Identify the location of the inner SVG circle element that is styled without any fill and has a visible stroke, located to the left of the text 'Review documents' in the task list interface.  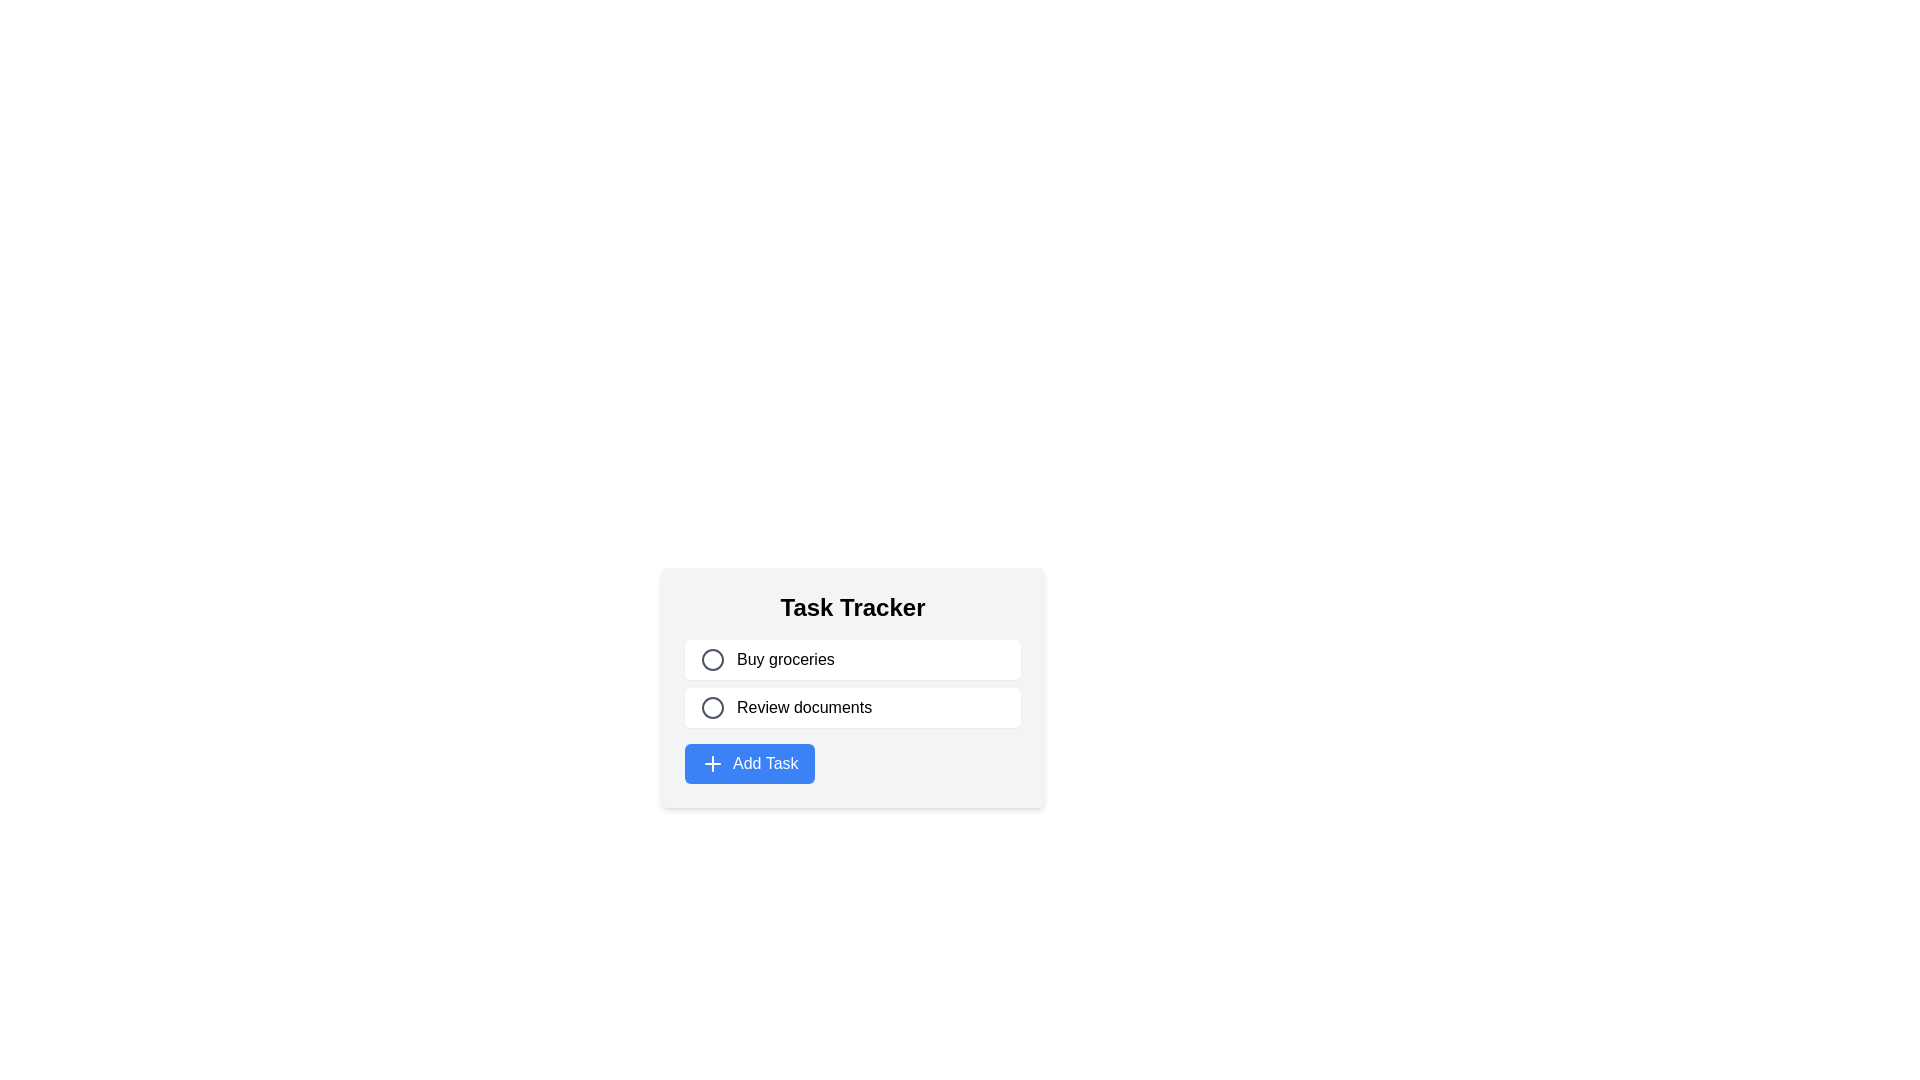
(713, 707).